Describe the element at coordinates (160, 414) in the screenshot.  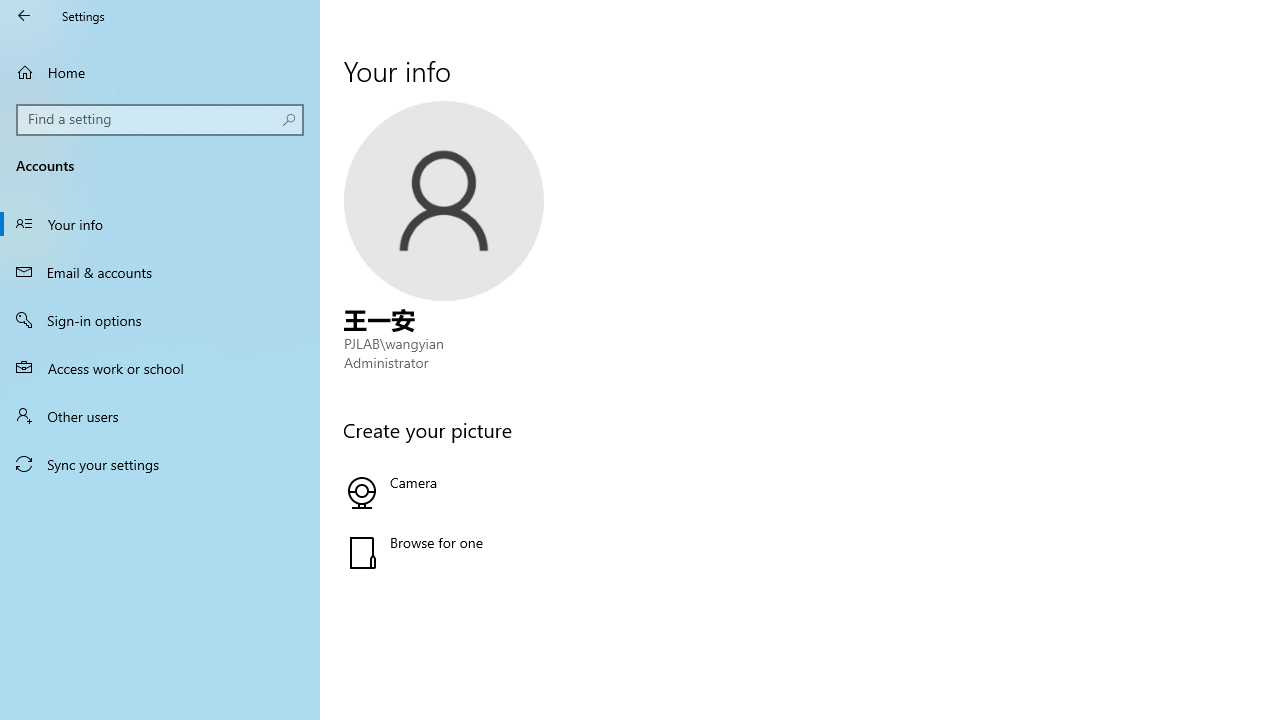
I see `'Other users'` at that location.